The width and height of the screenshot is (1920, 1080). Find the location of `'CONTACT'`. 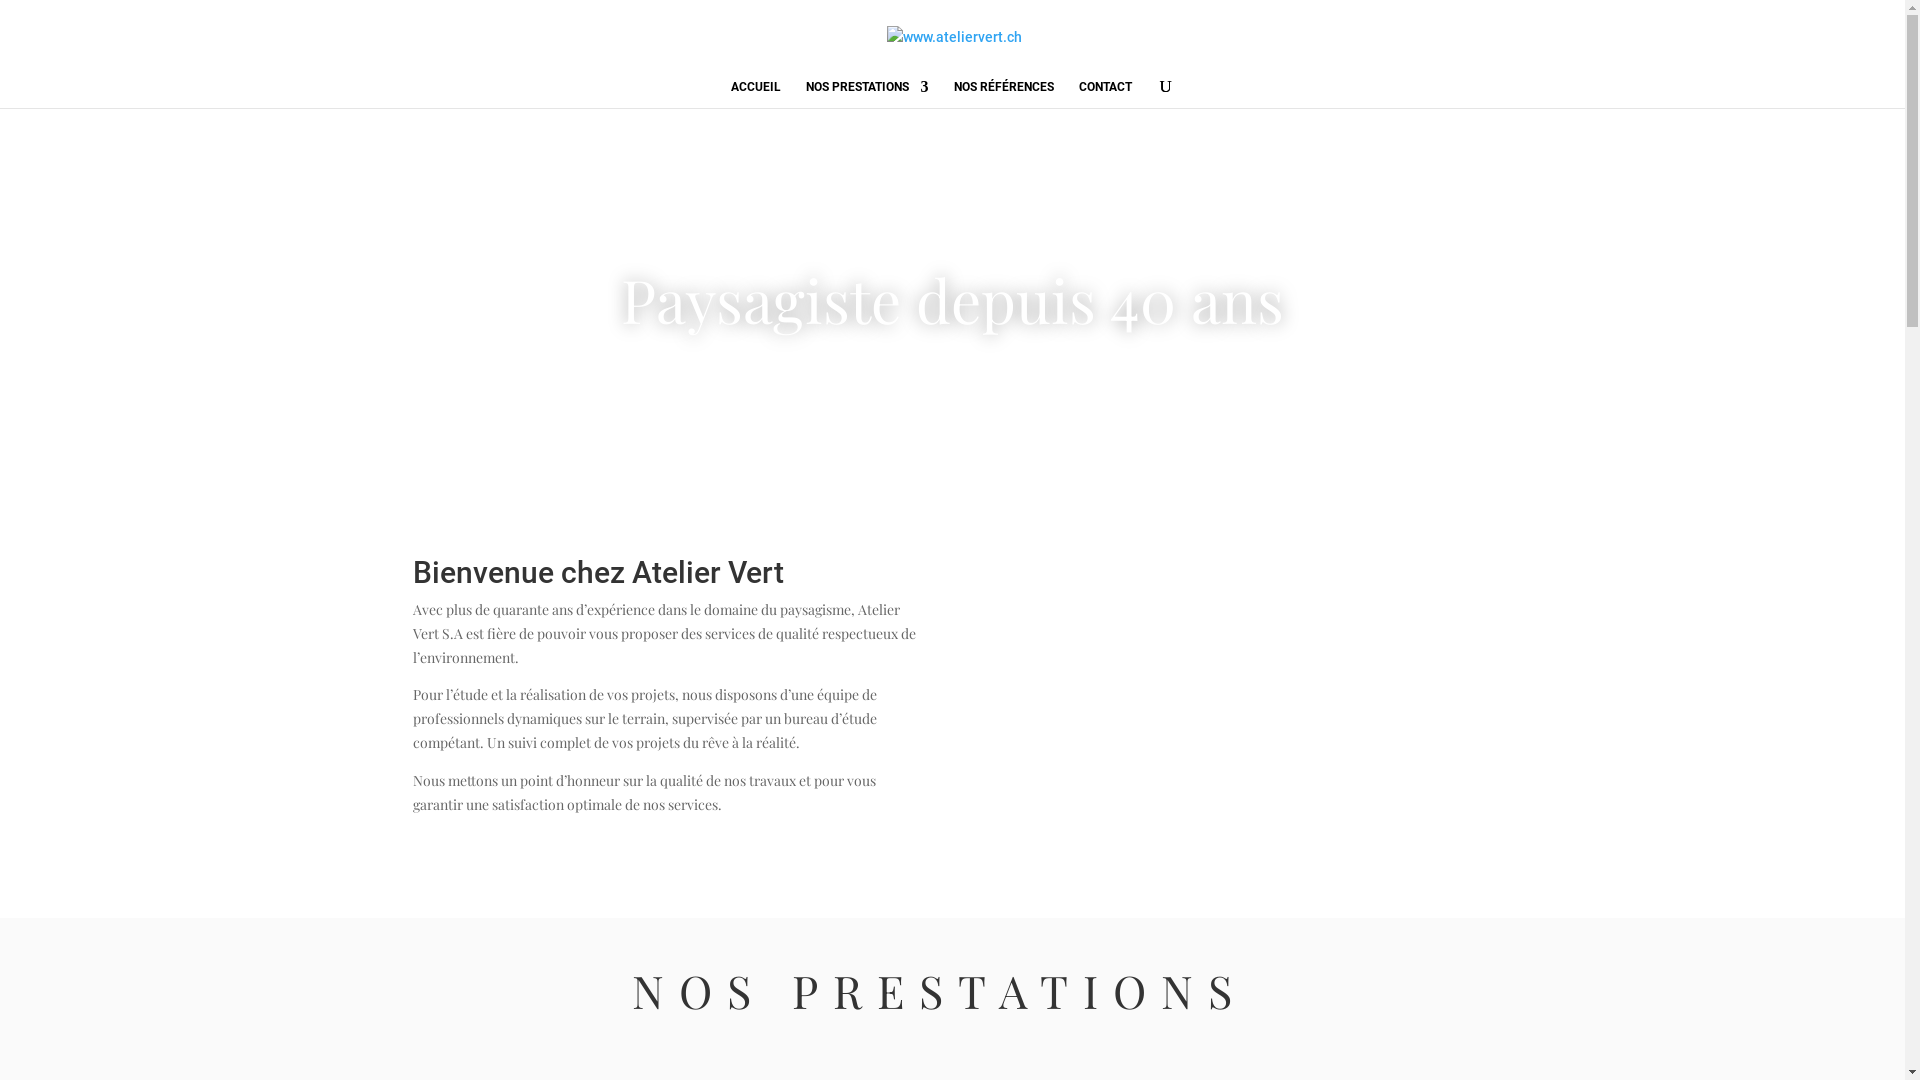

'CONTACT' is located at coordinates (1103, 93).